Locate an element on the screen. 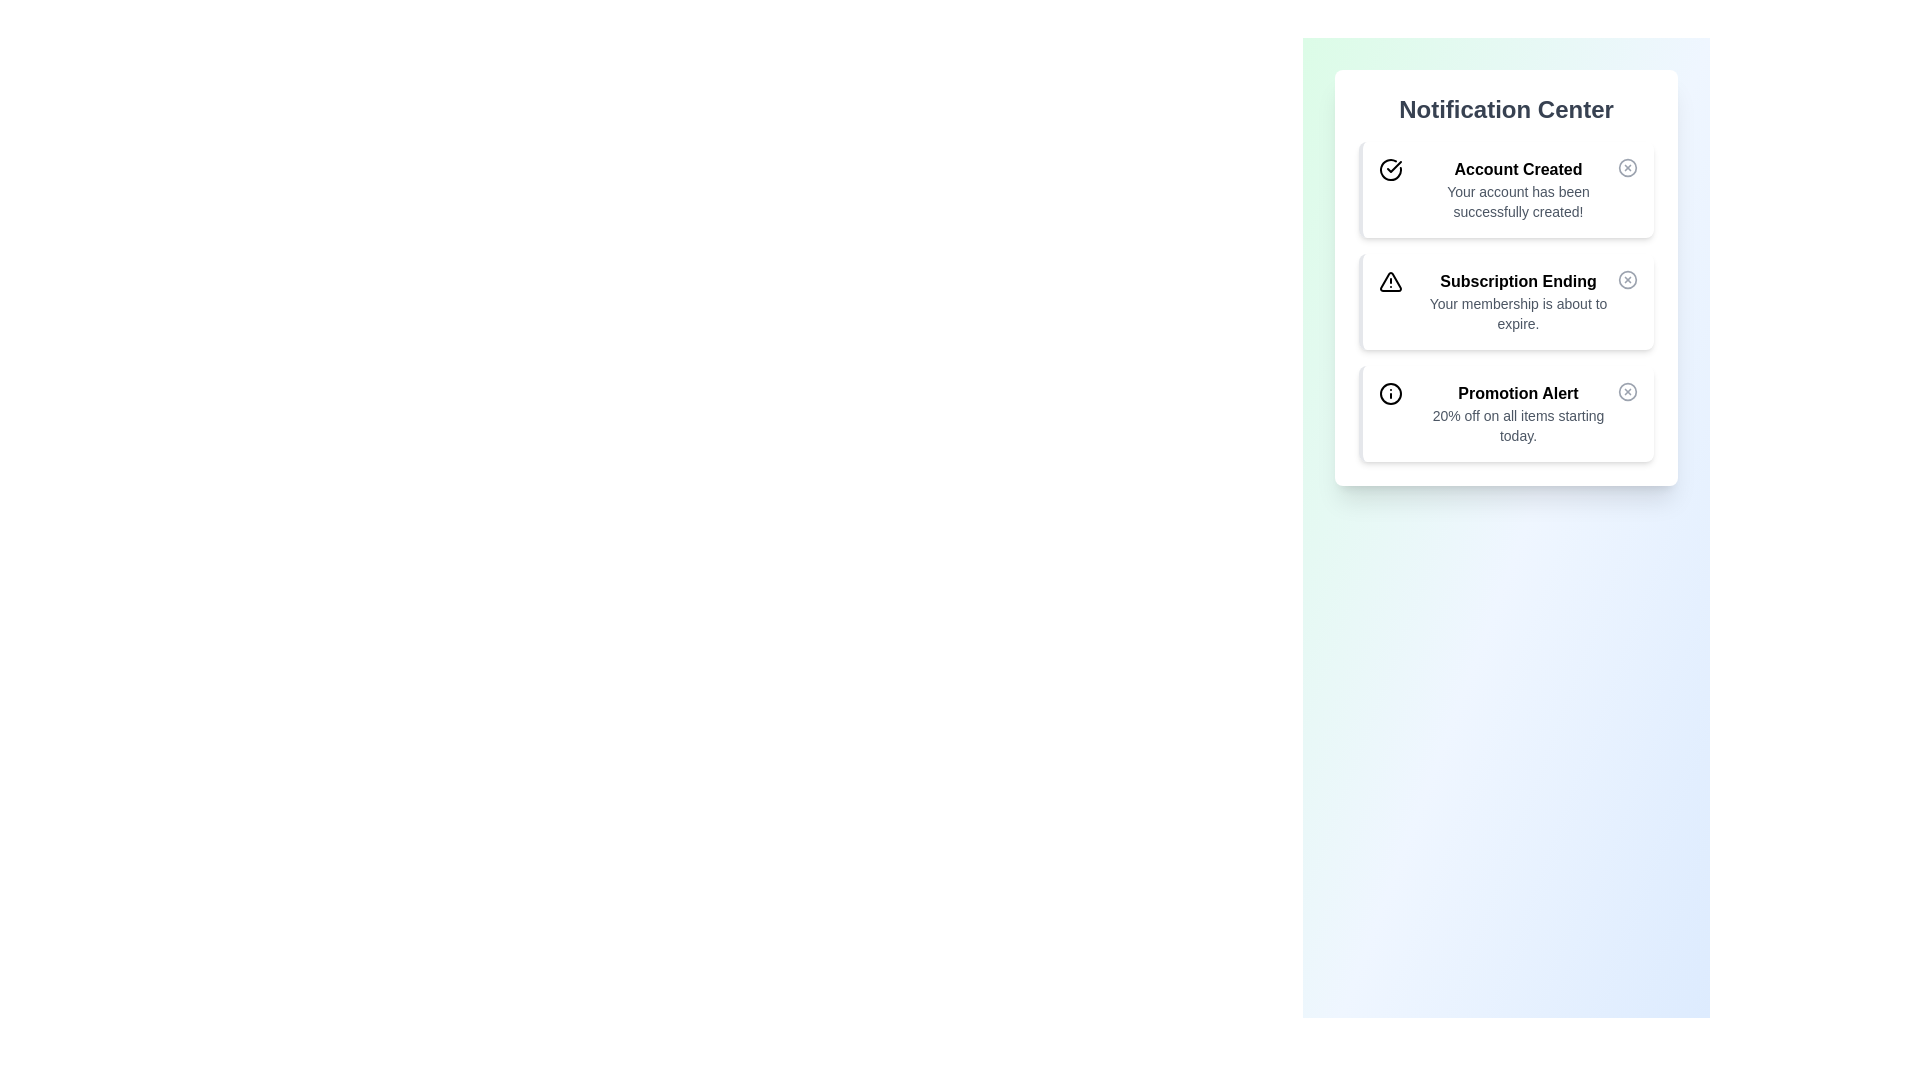  the static text message indicating successful account creation located below the 'Account Created' title in the Notification Center is located at coordinates (1518, 201).